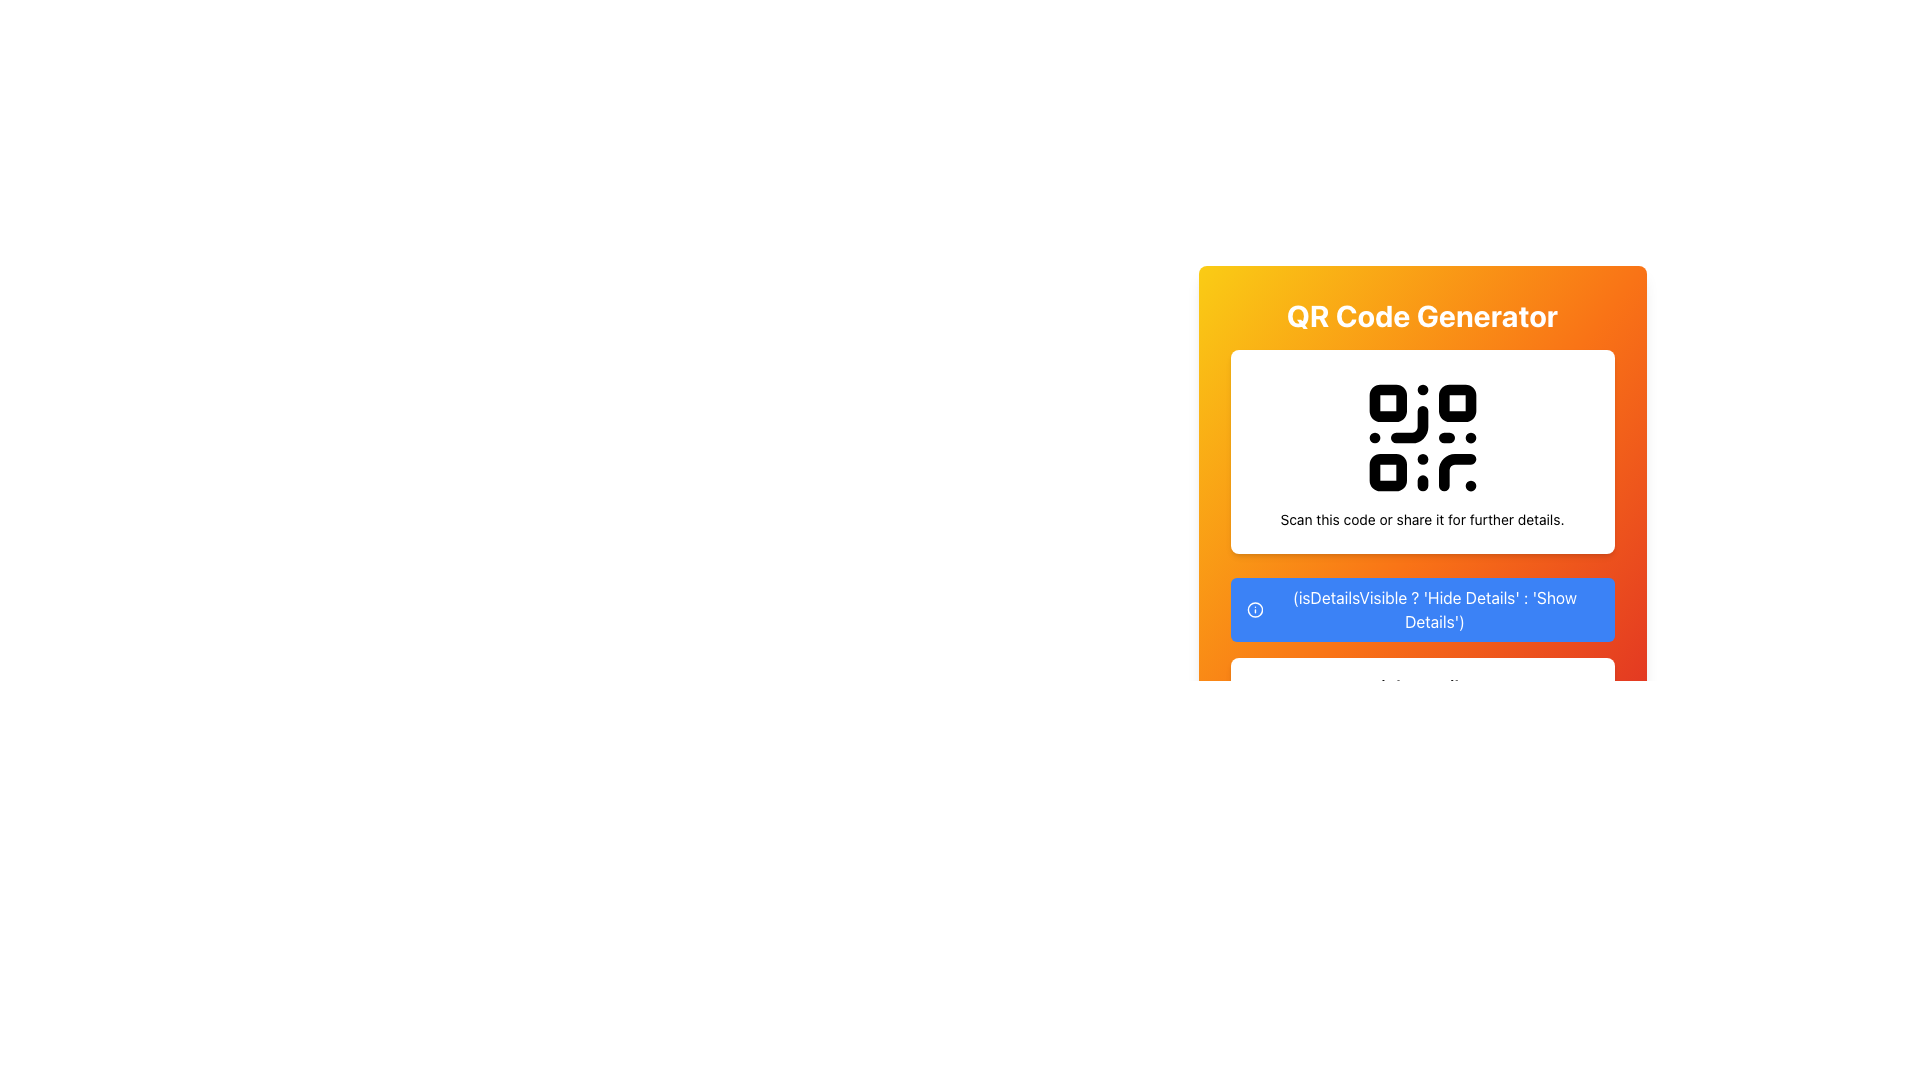 This screenshot has width=1920, height=1080. I want to click on the button located in the bottom section of the QR Code Generator interface, so click(1421, 608).